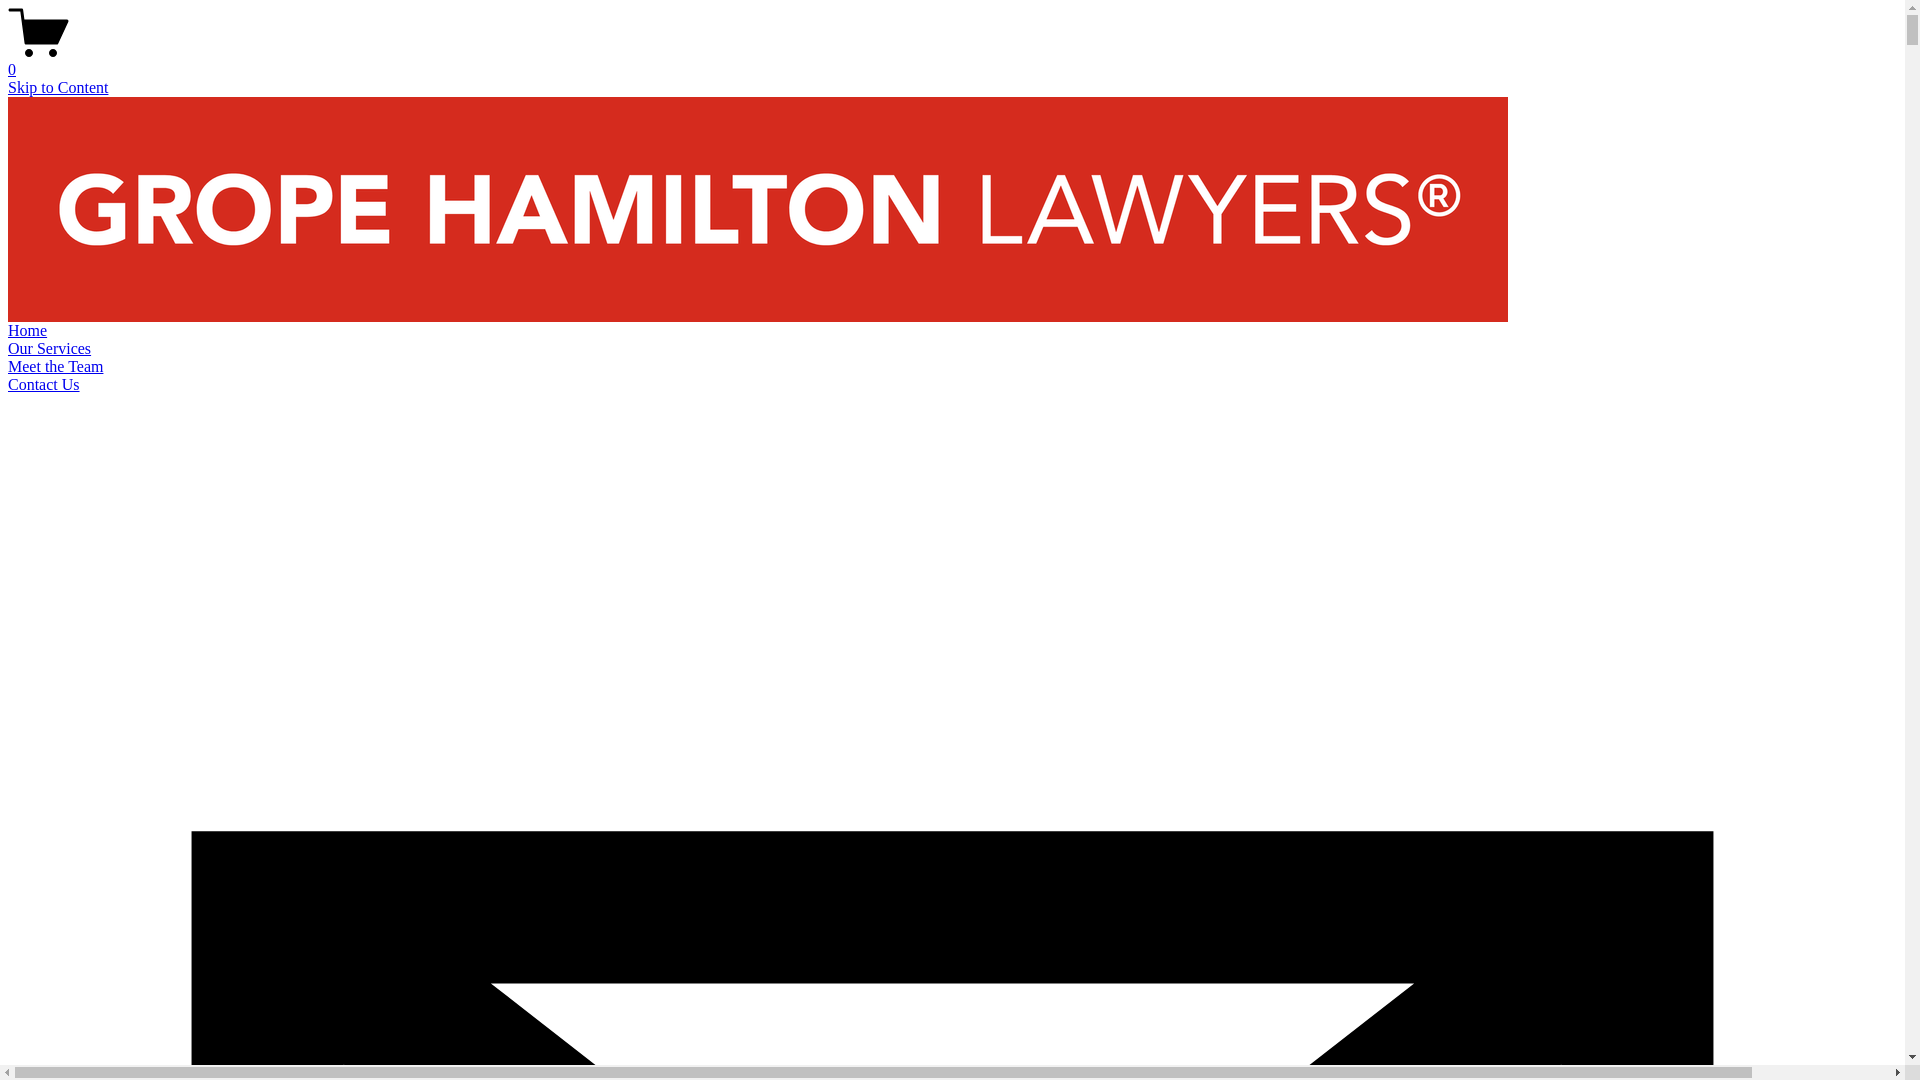 This screenshot has width=1920, height=1080. I want to click on 'Our Services', so click(49, 347).